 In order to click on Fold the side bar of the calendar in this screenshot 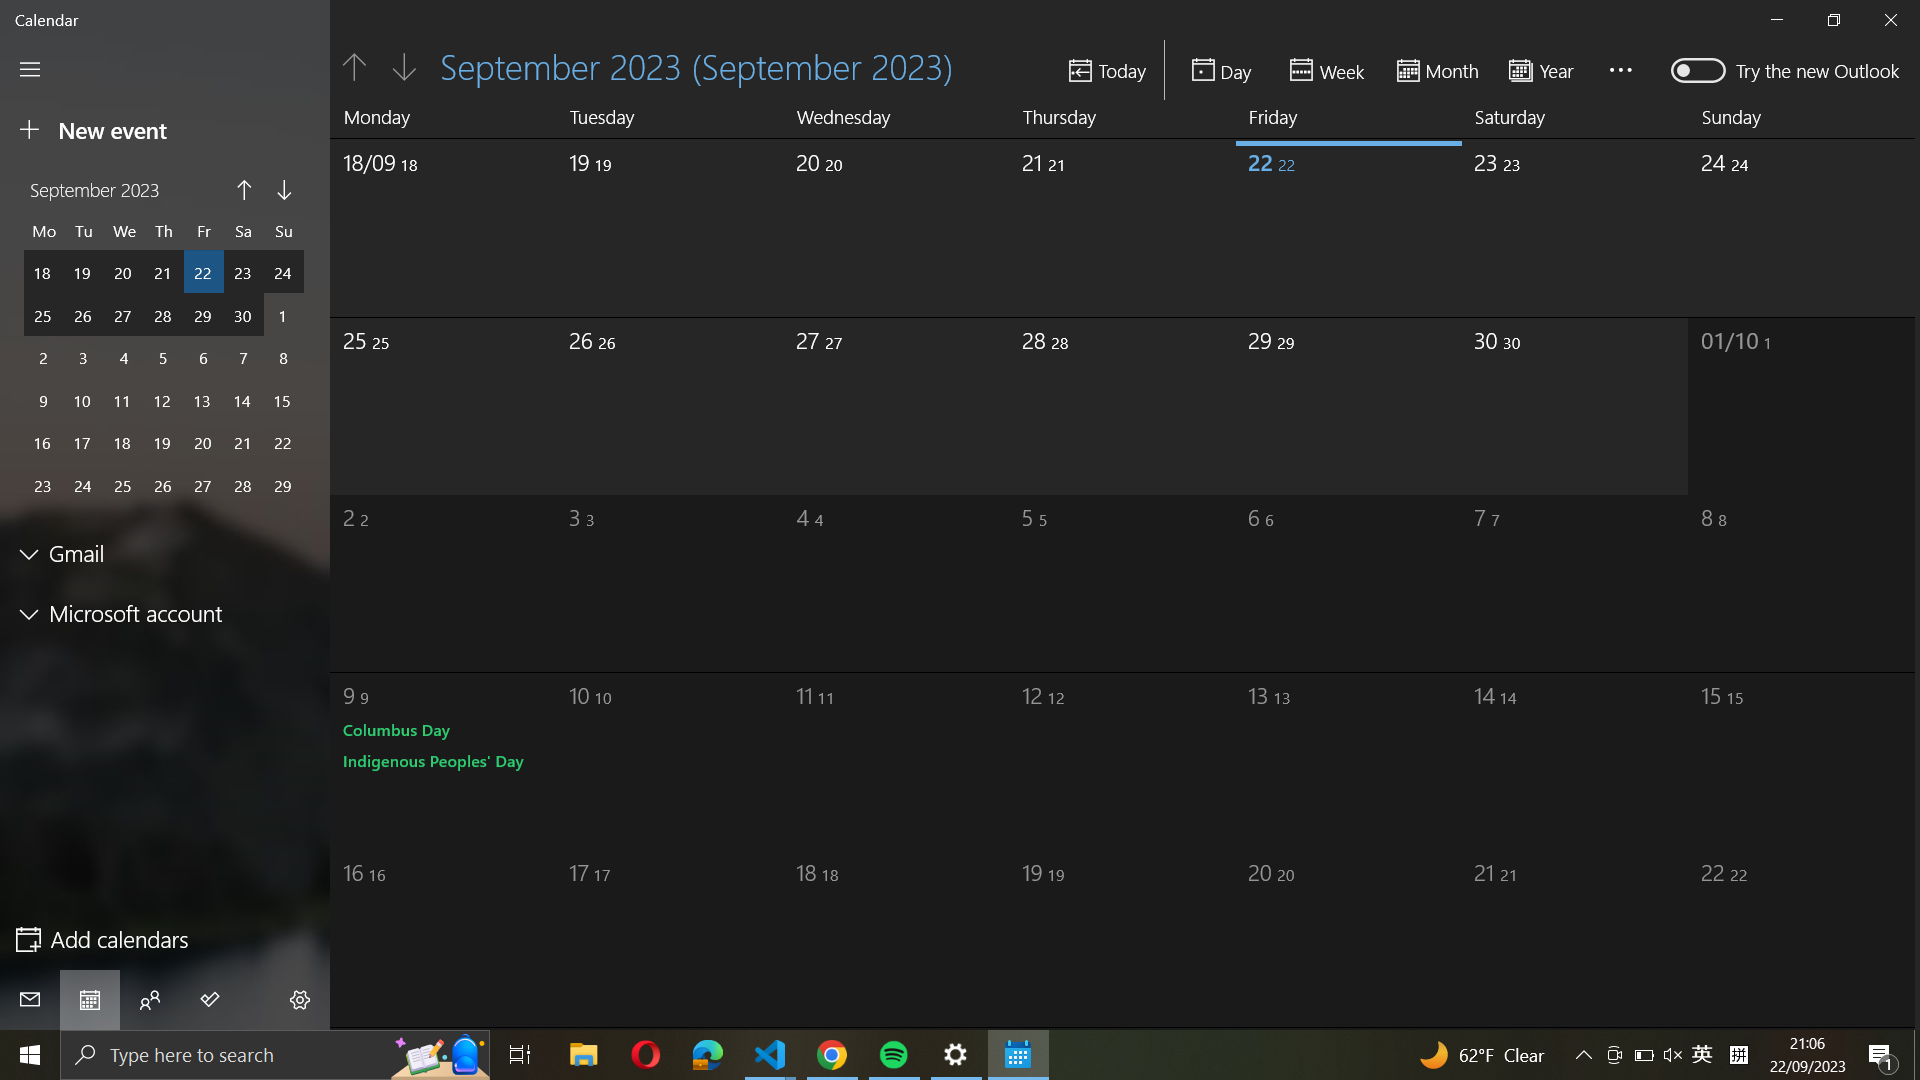, I will do `click(30, 68)`.